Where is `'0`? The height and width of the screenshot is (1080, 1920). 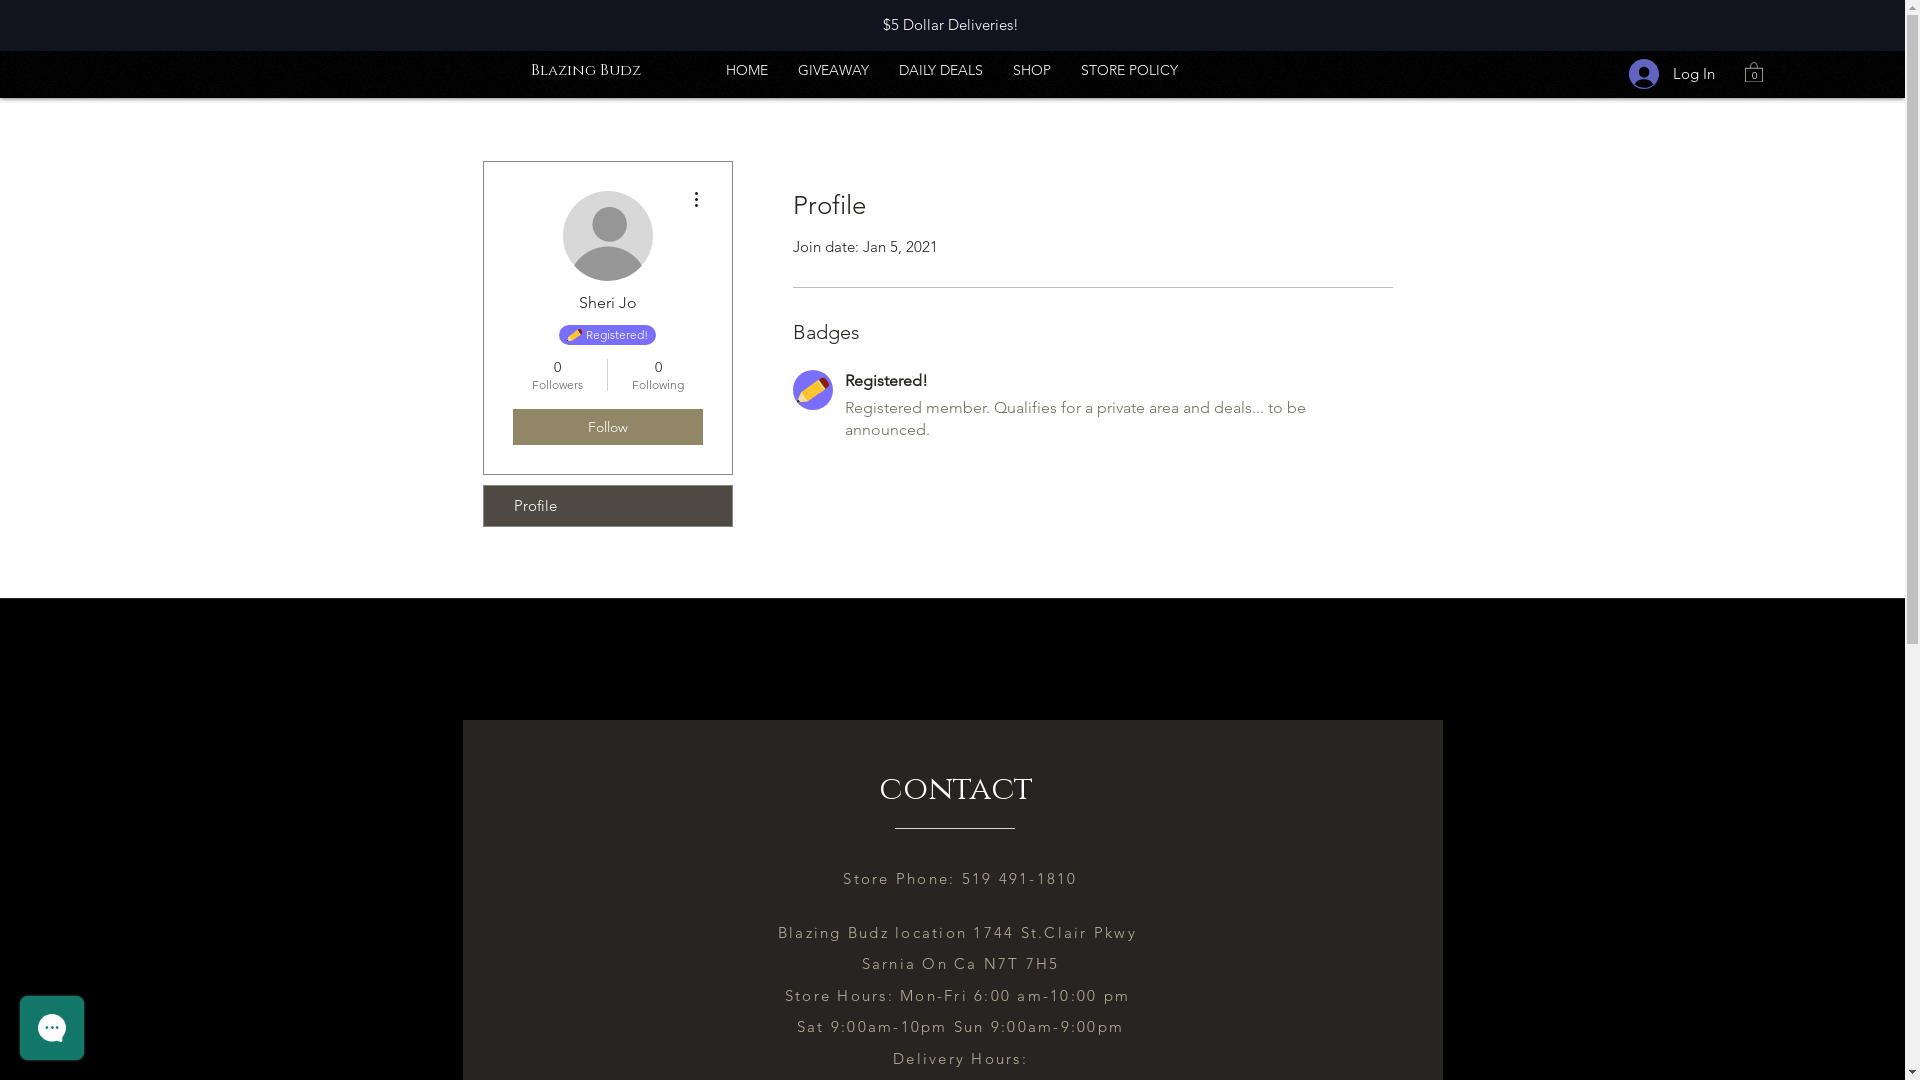 '0 is located at coordinates (658, 374).